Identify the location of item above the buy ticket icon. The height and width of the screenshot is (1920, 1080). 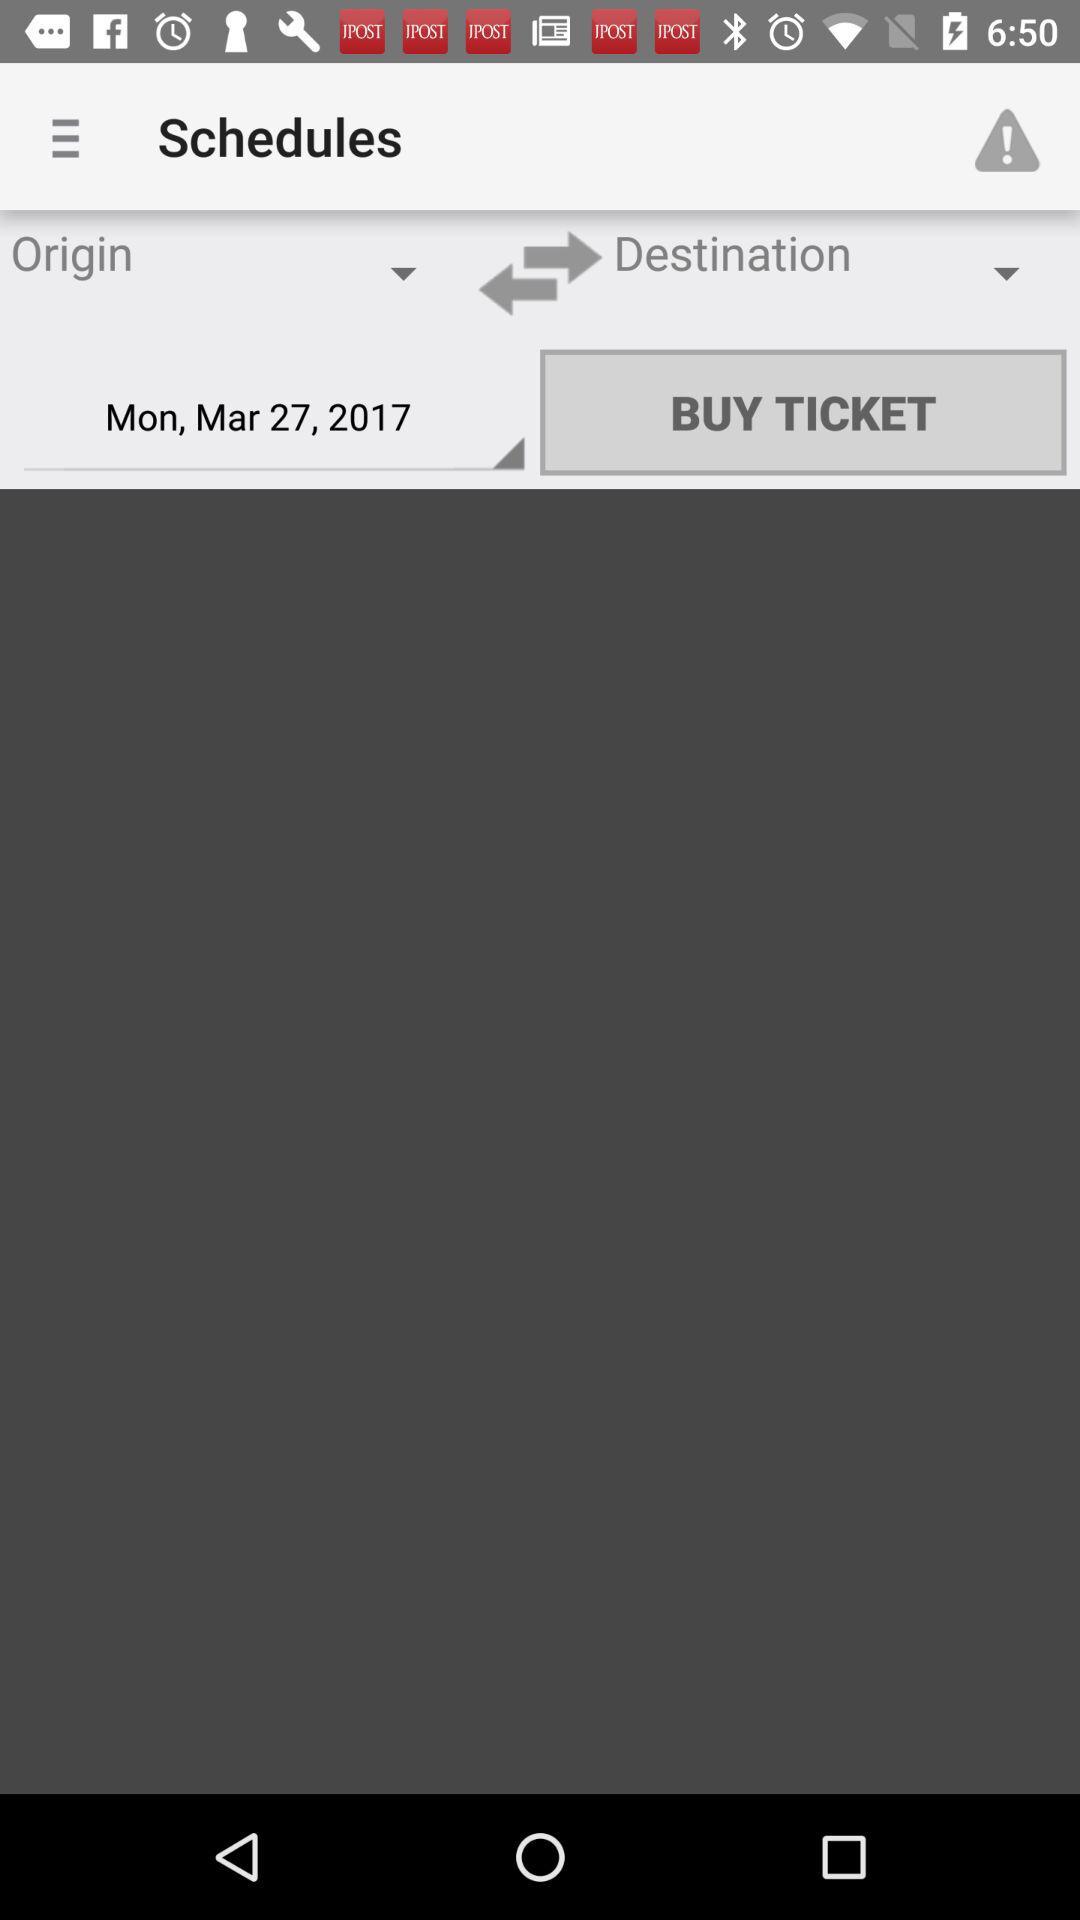
(1017, 135).